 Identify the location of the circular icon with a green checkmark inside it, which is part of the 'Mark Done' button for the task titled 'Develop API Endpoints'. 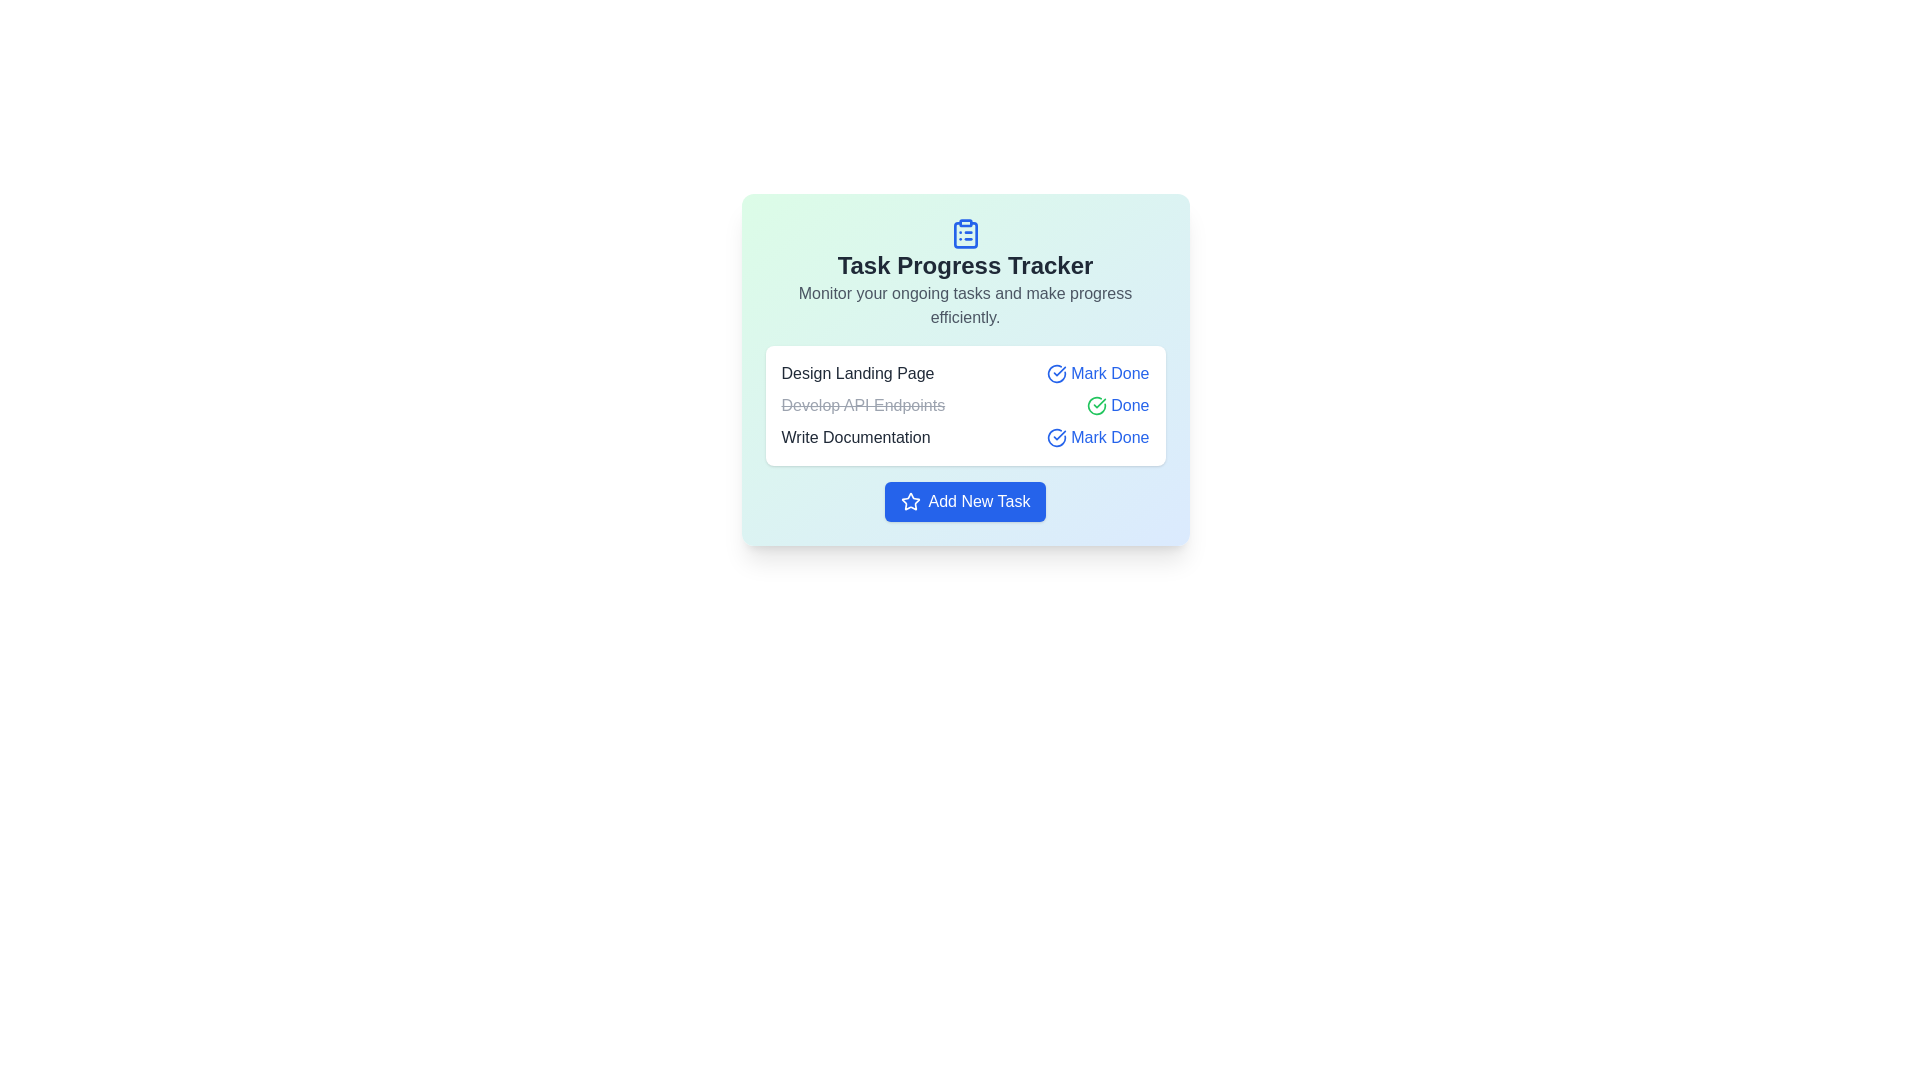
(1096, 405).